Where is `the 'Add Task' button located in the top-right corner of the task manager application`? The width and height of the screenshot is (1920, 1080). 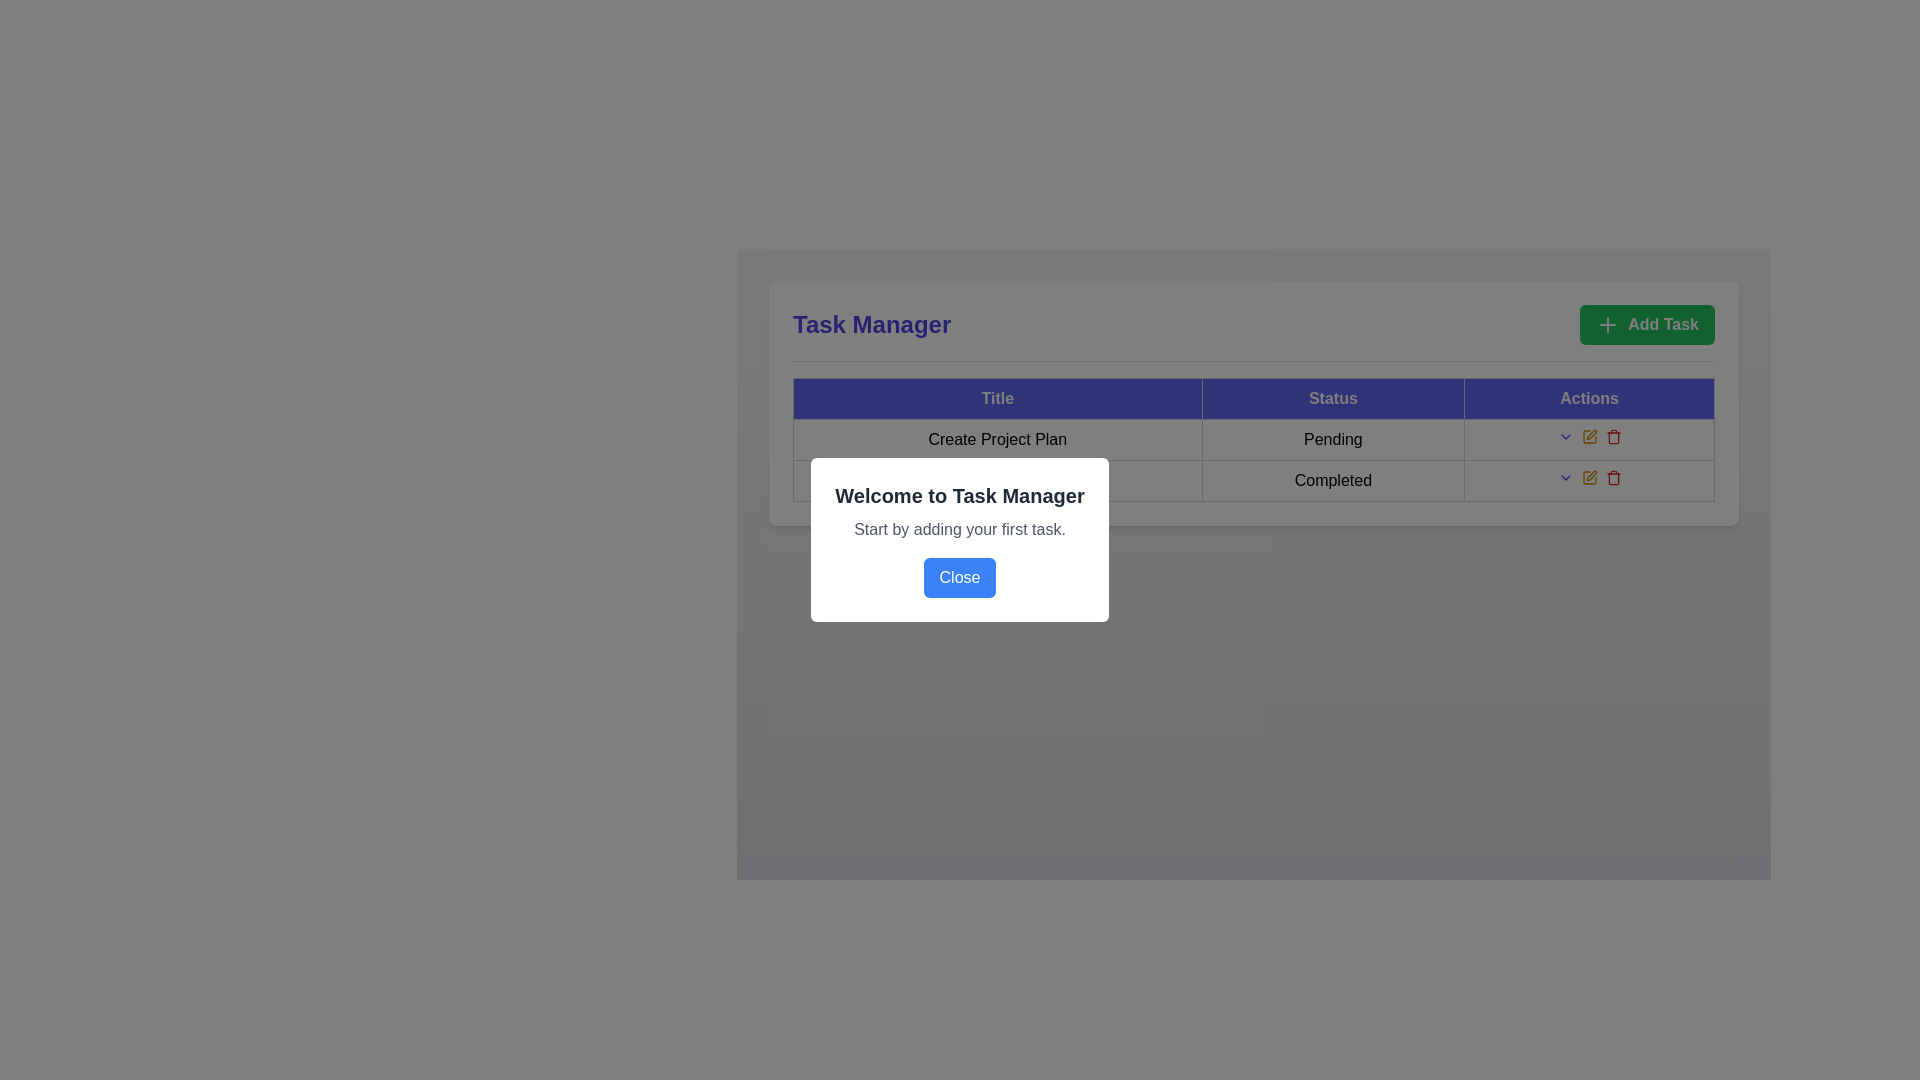 the 'Add Task' button located in the top-right corner of the task manager application is located at coordinates (1647, 323).